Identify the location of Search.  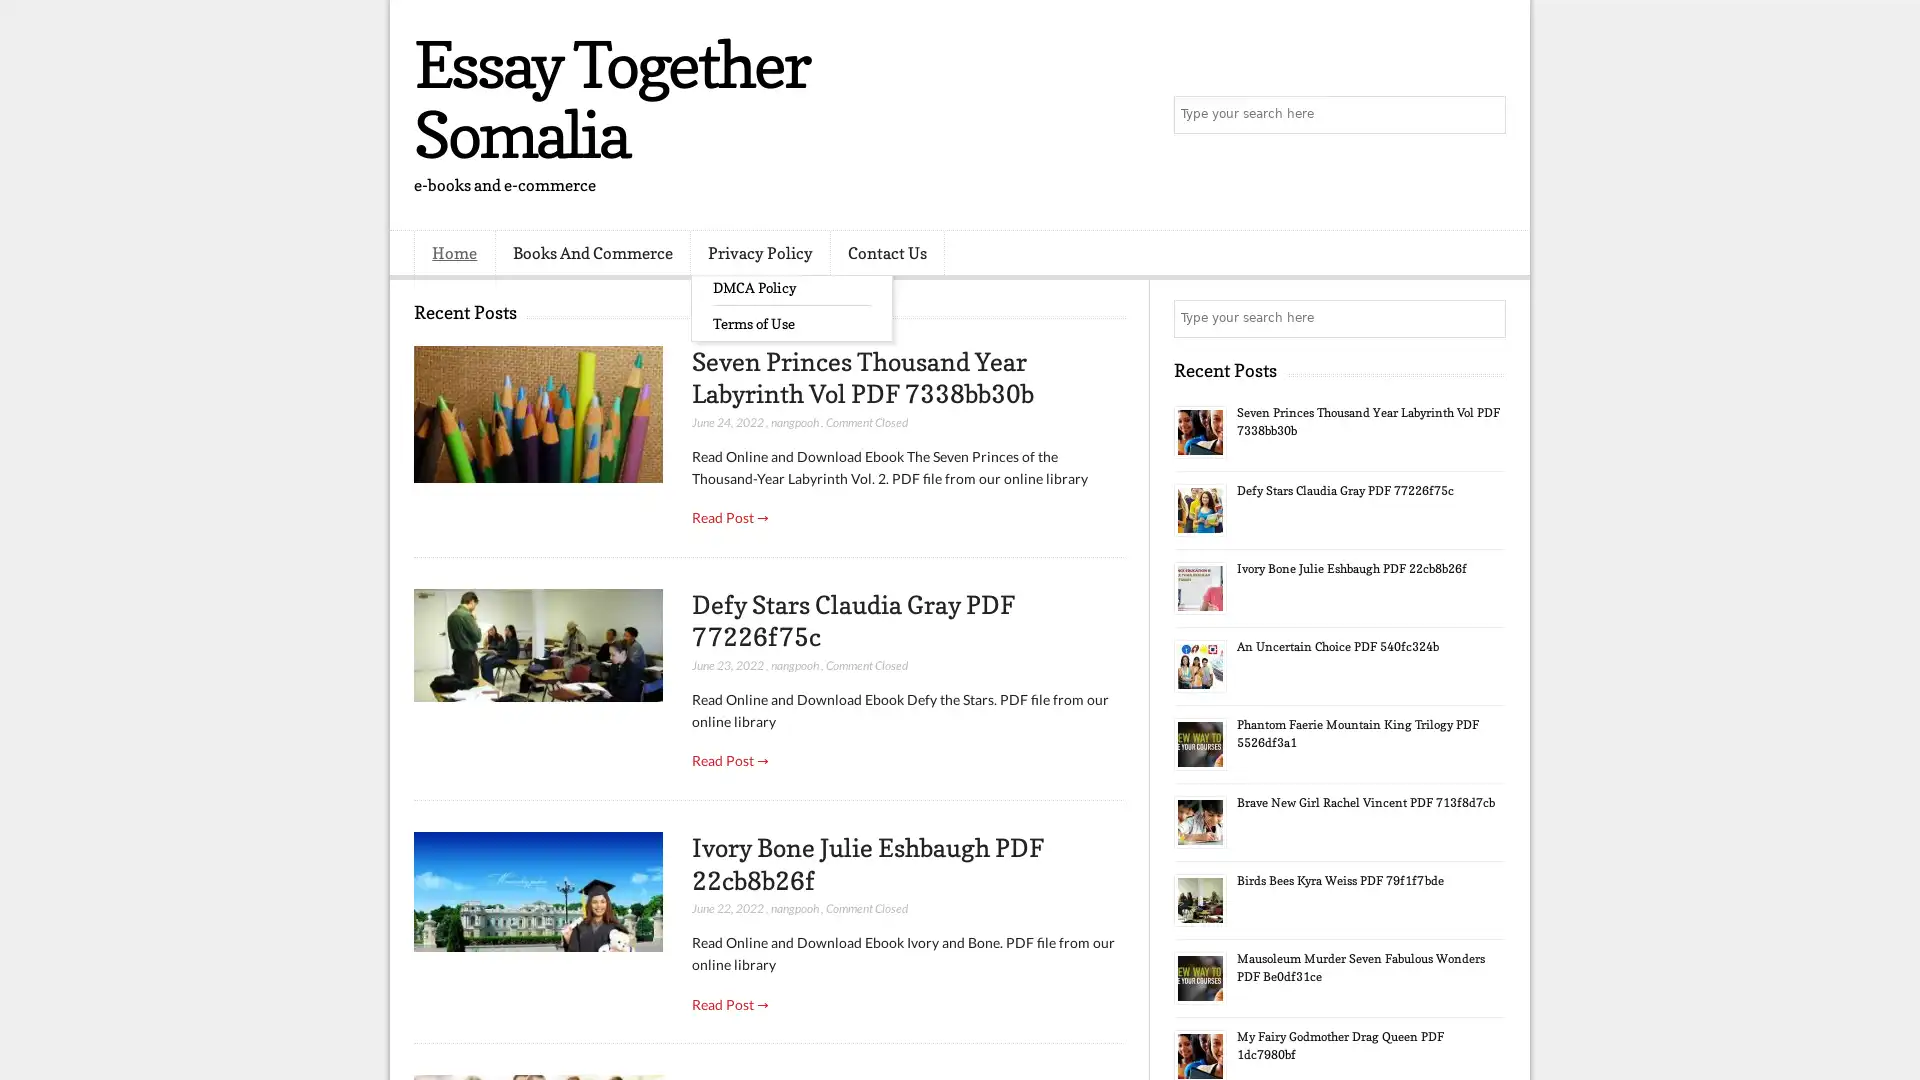
(1485, 115).